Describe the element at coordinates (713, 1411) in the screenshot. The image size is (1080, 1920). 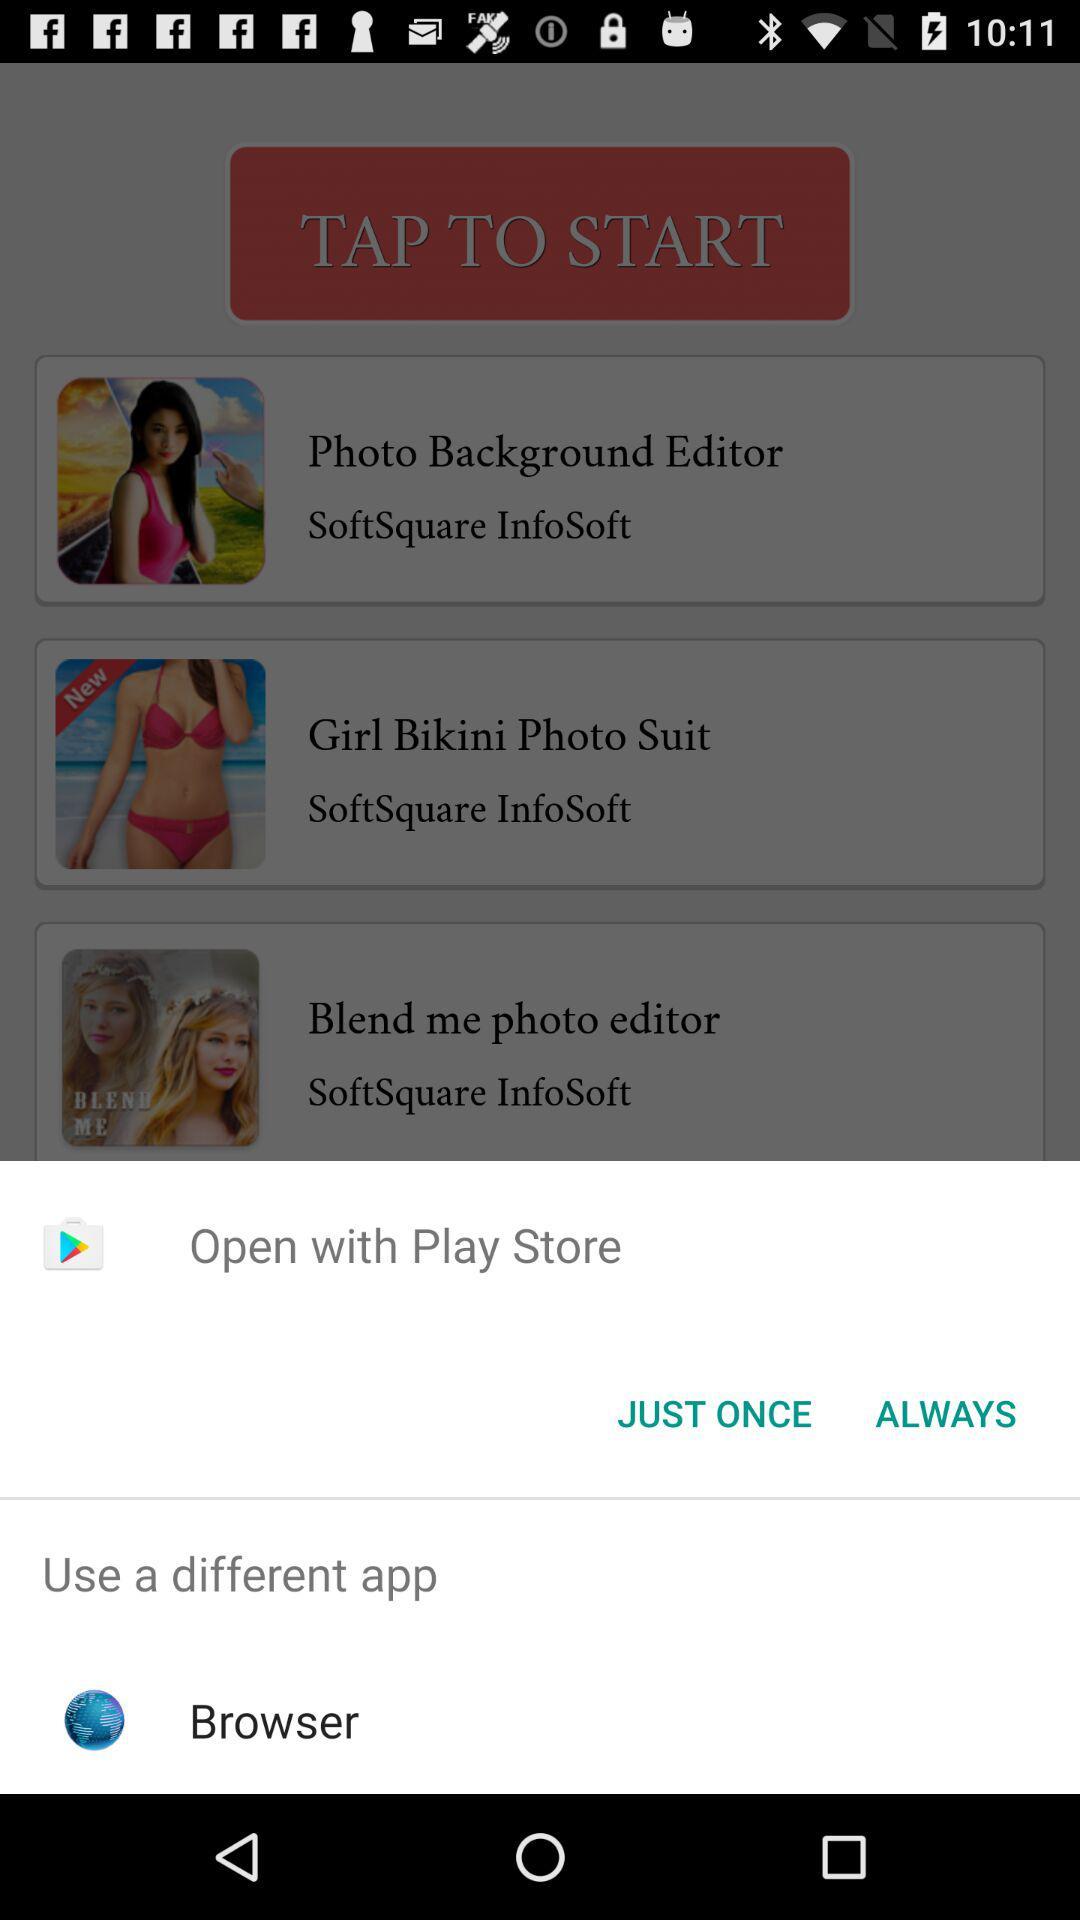
I see `icon below the open with play icon` at that location.